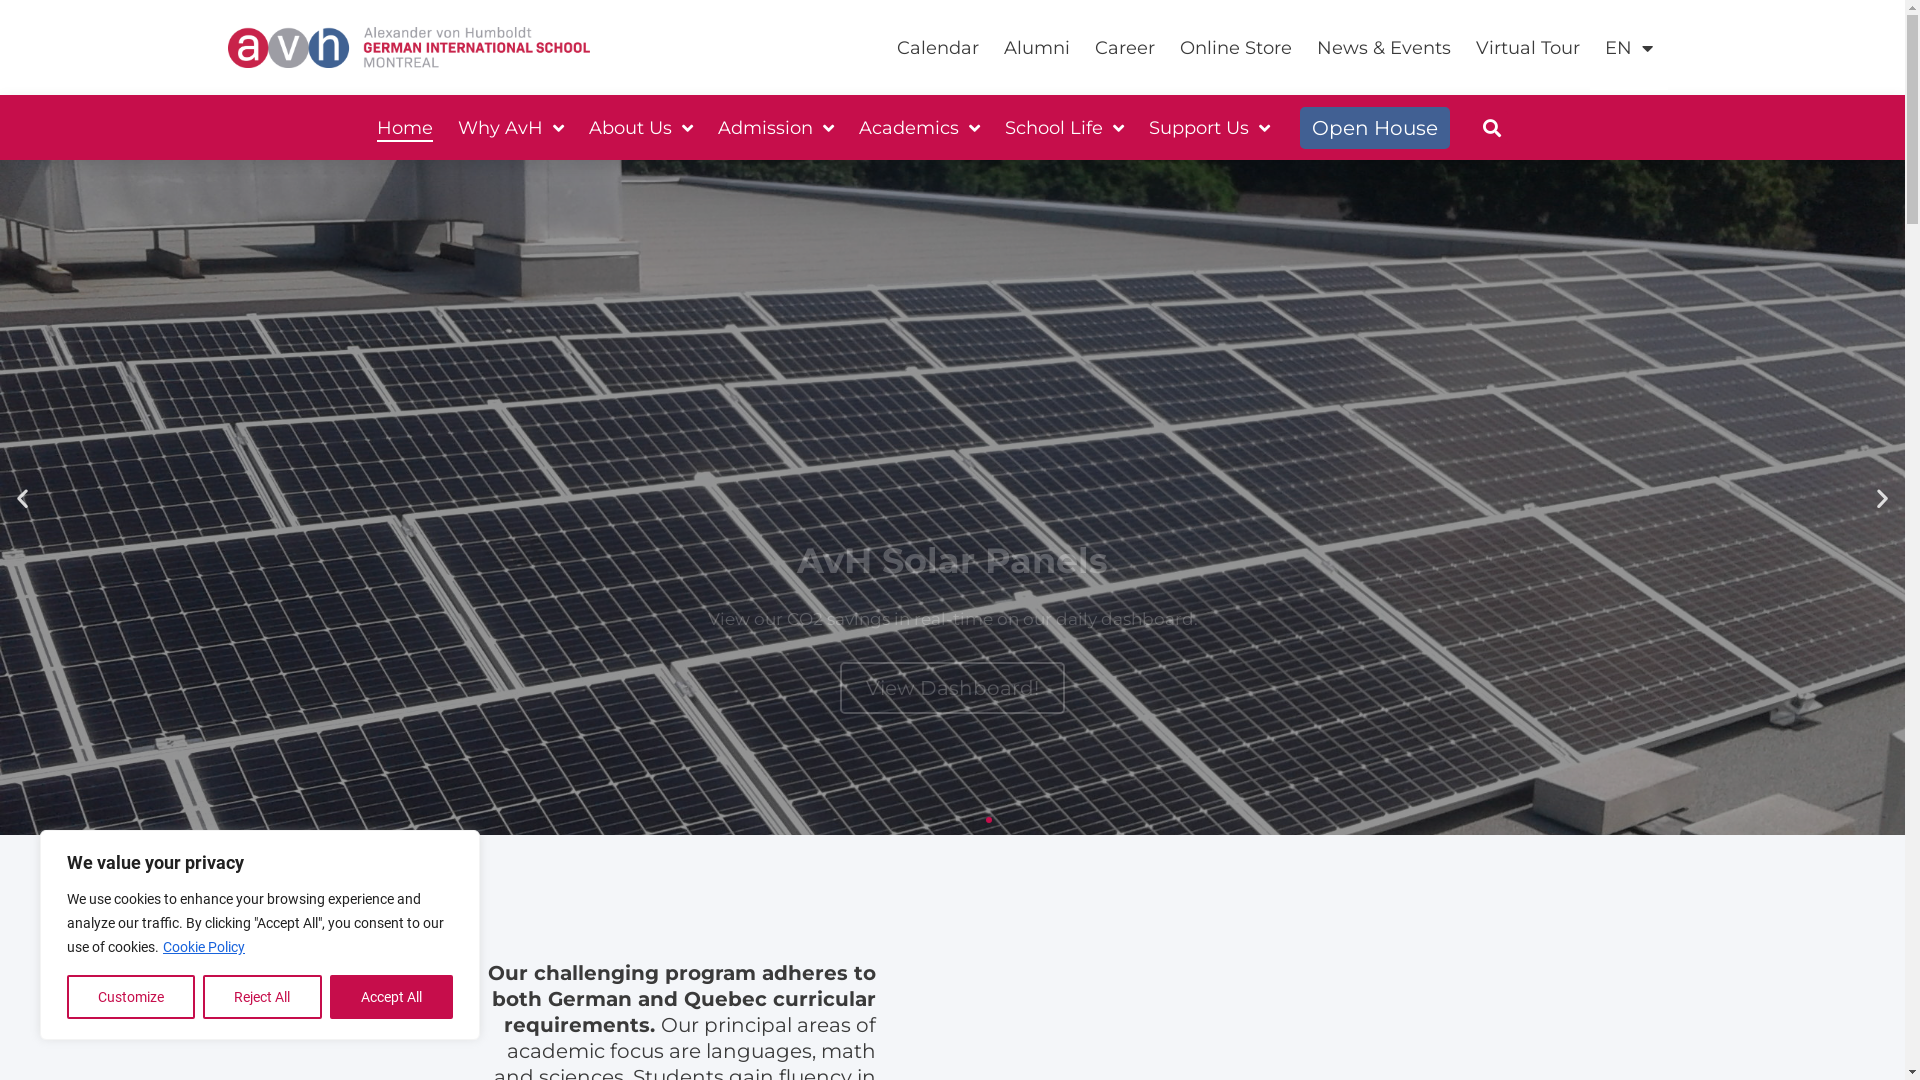 The height and width of the screenshot is (1080, 1920). Describe the element at coordinates (330, 996) in the screenshot. I see `'Accept All'` at that location.